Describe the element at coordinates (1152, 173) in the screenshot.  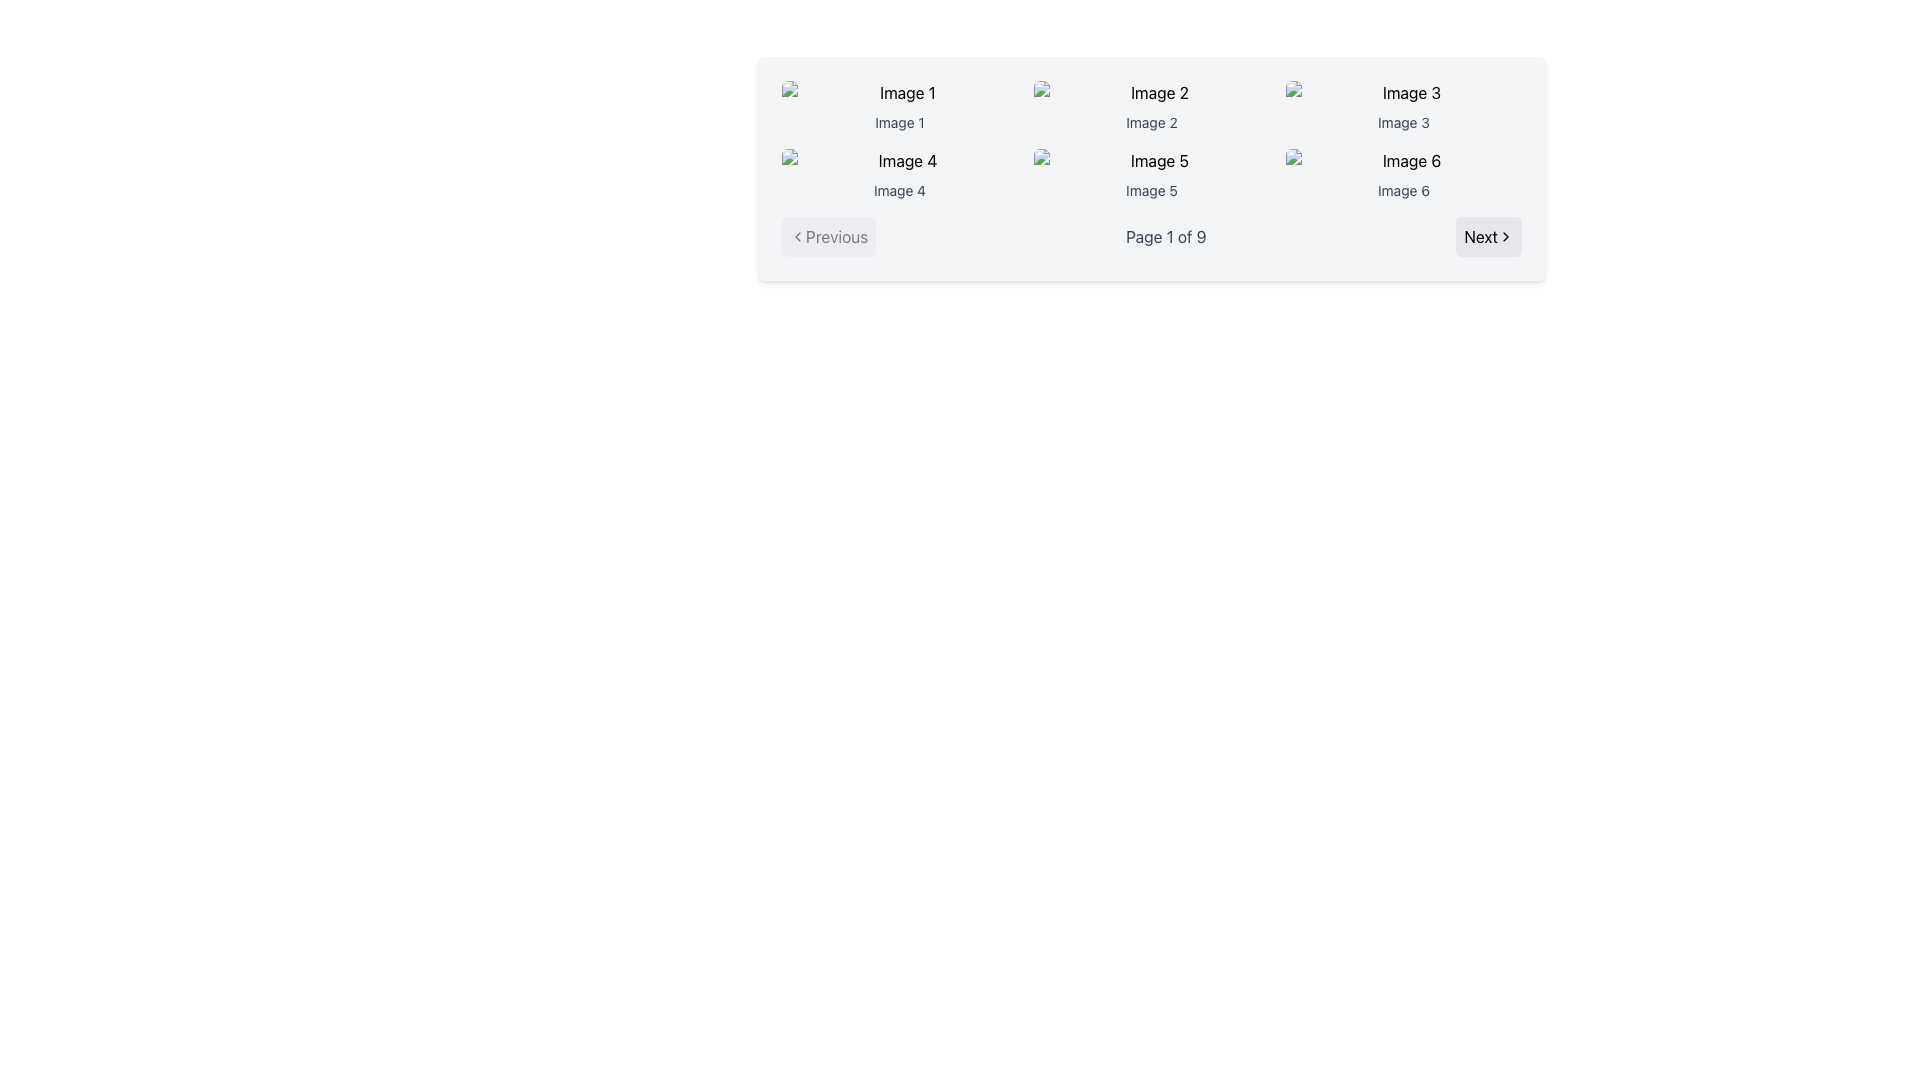
I see `the image labeled 'Image 5' in the center column of the second row for a larger view` at that location.